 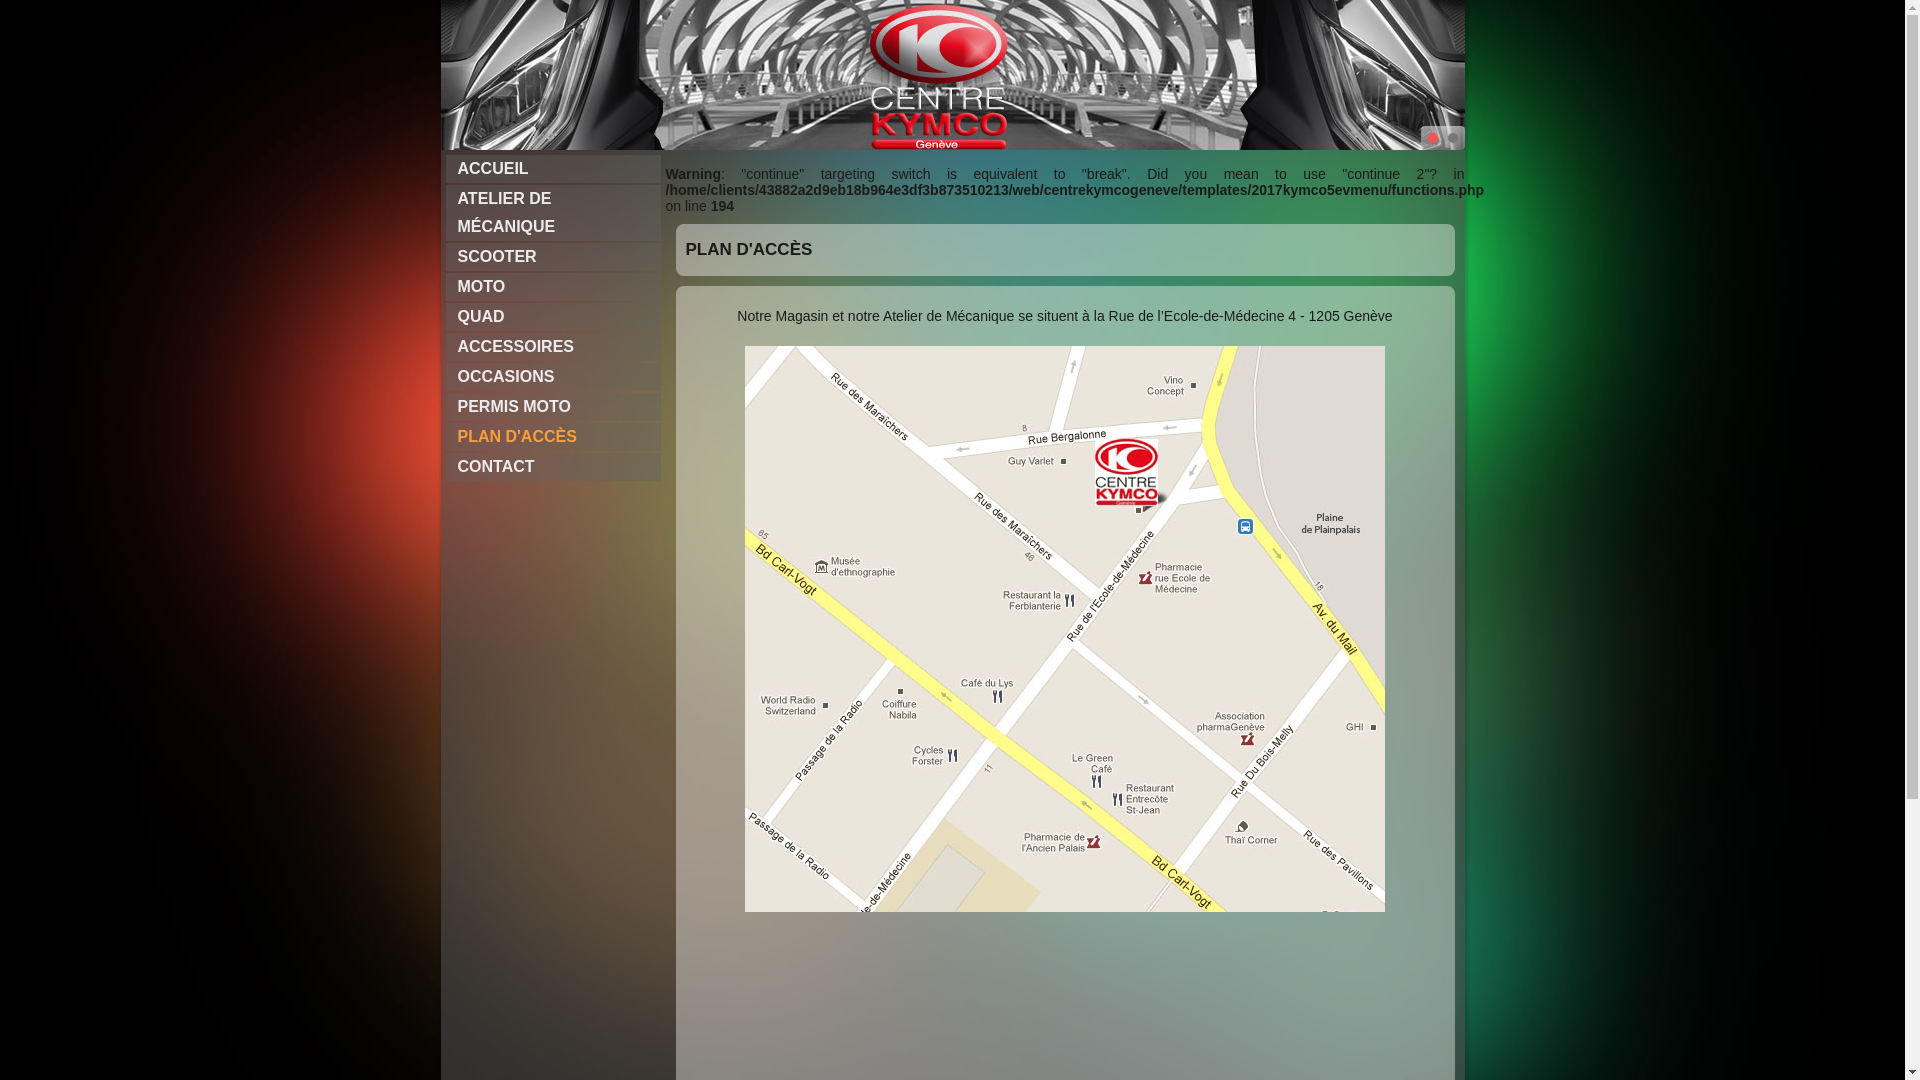 I want to click on 'ACCUEIL', so click(x=553, y=168).